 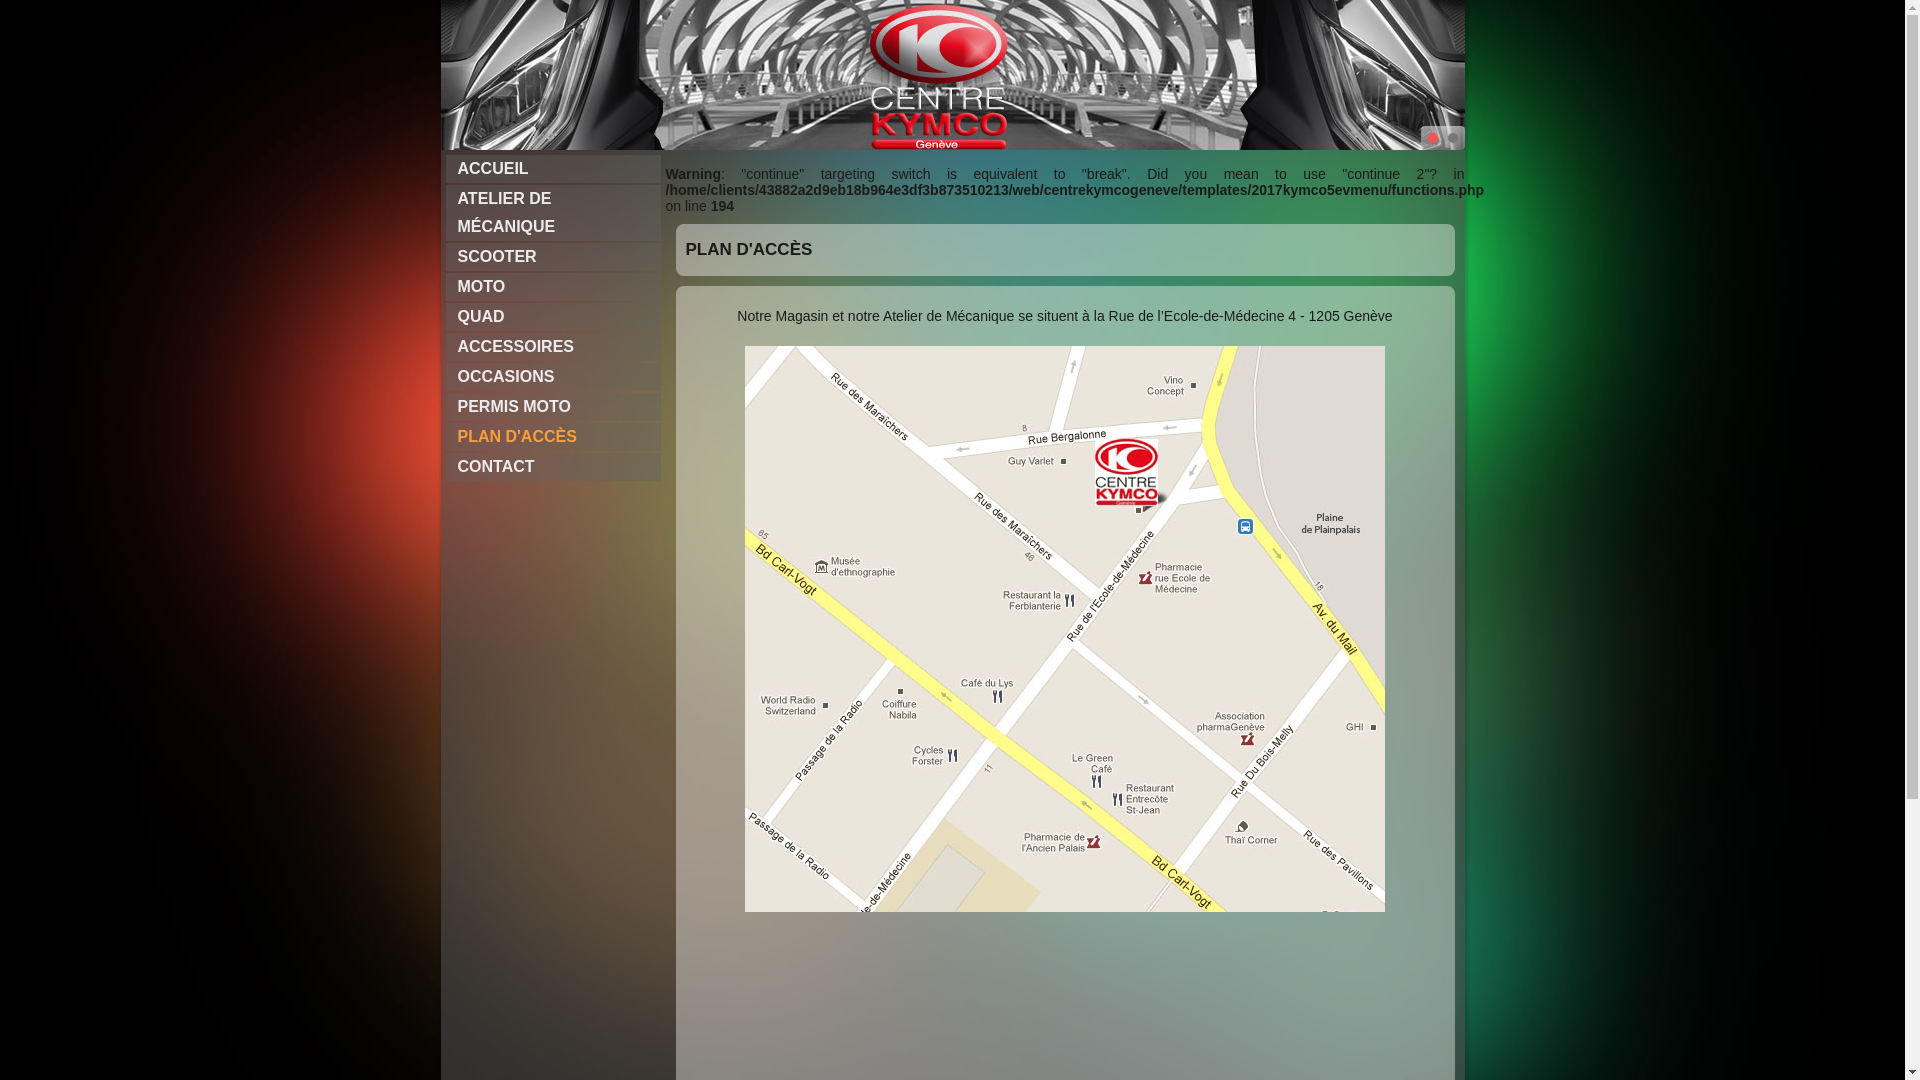 I want to click on 'ACCUEIL', so click(x=553, y=168).